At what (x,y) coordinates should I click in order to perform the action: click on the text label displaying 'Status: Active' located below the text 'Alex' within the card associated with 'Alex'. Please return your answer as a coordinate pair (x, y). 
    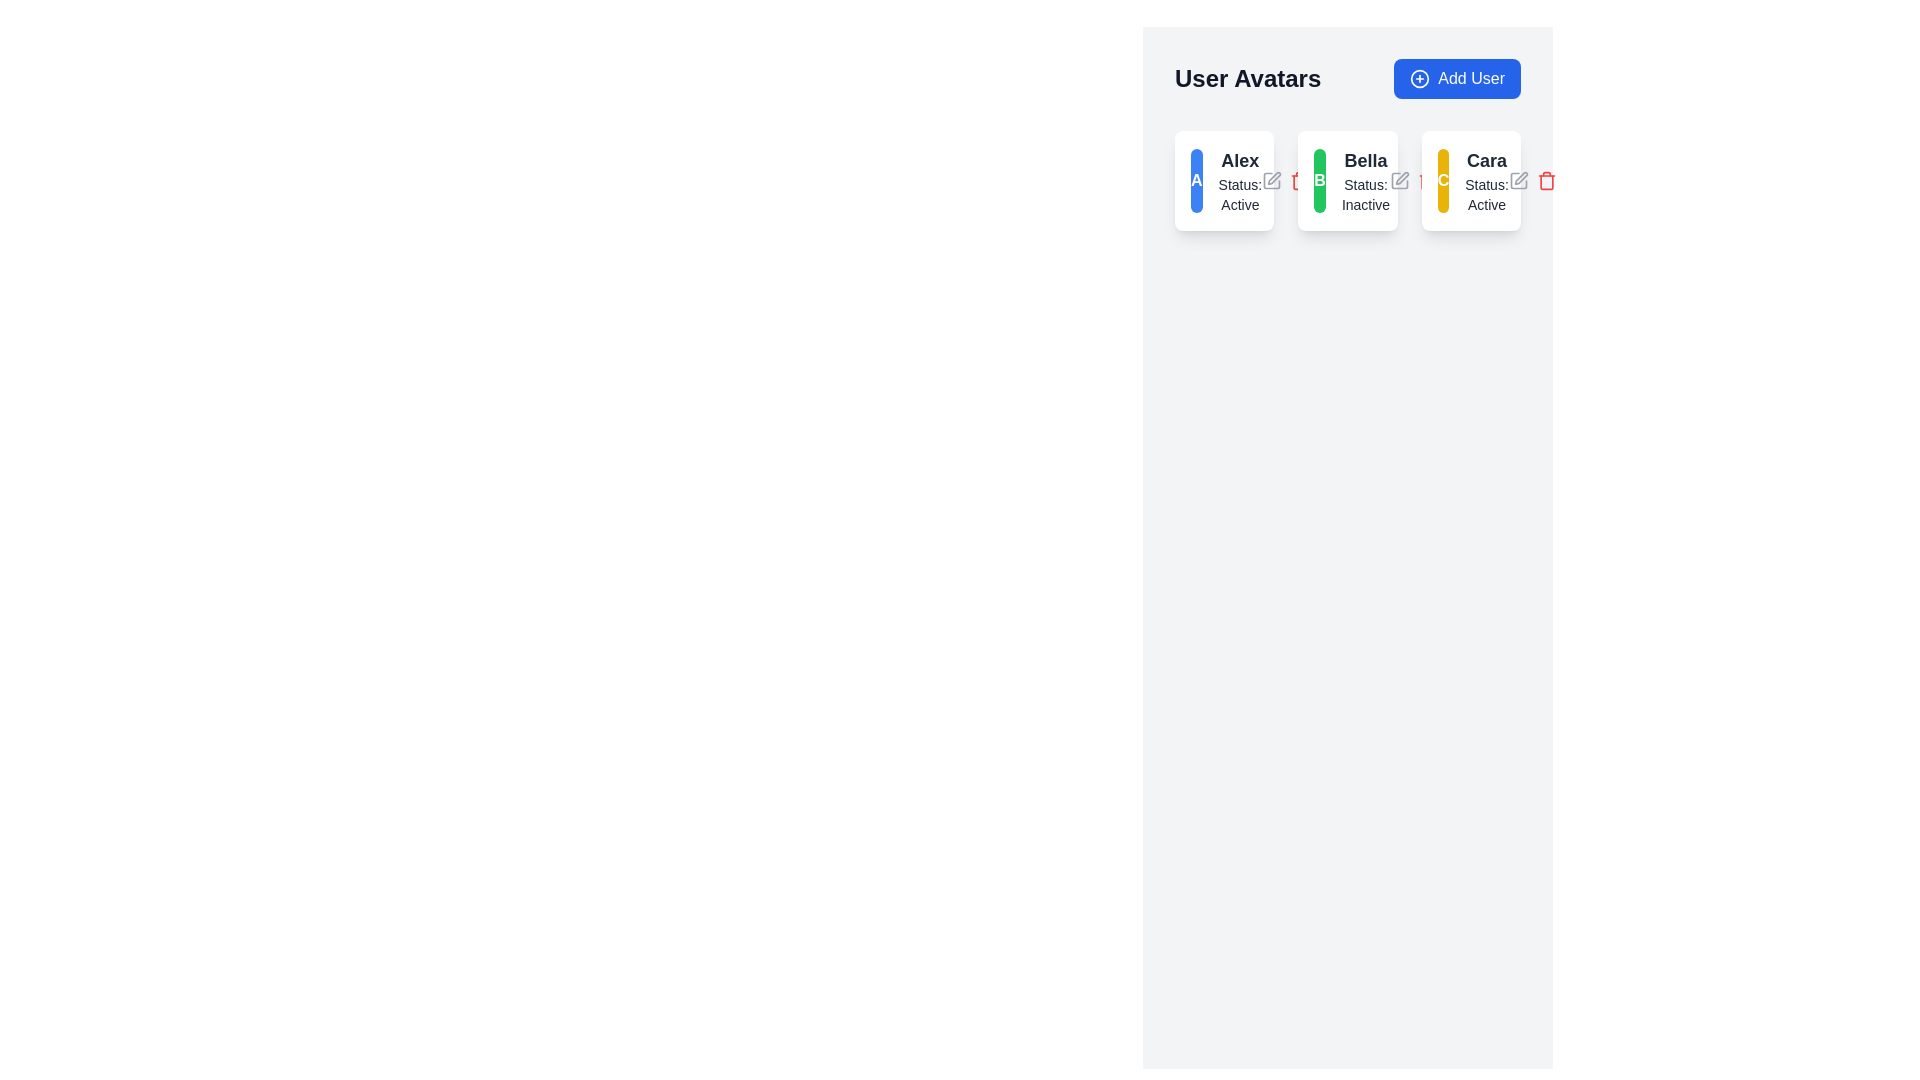
    Looking at the image, I should click on (1239, 195).